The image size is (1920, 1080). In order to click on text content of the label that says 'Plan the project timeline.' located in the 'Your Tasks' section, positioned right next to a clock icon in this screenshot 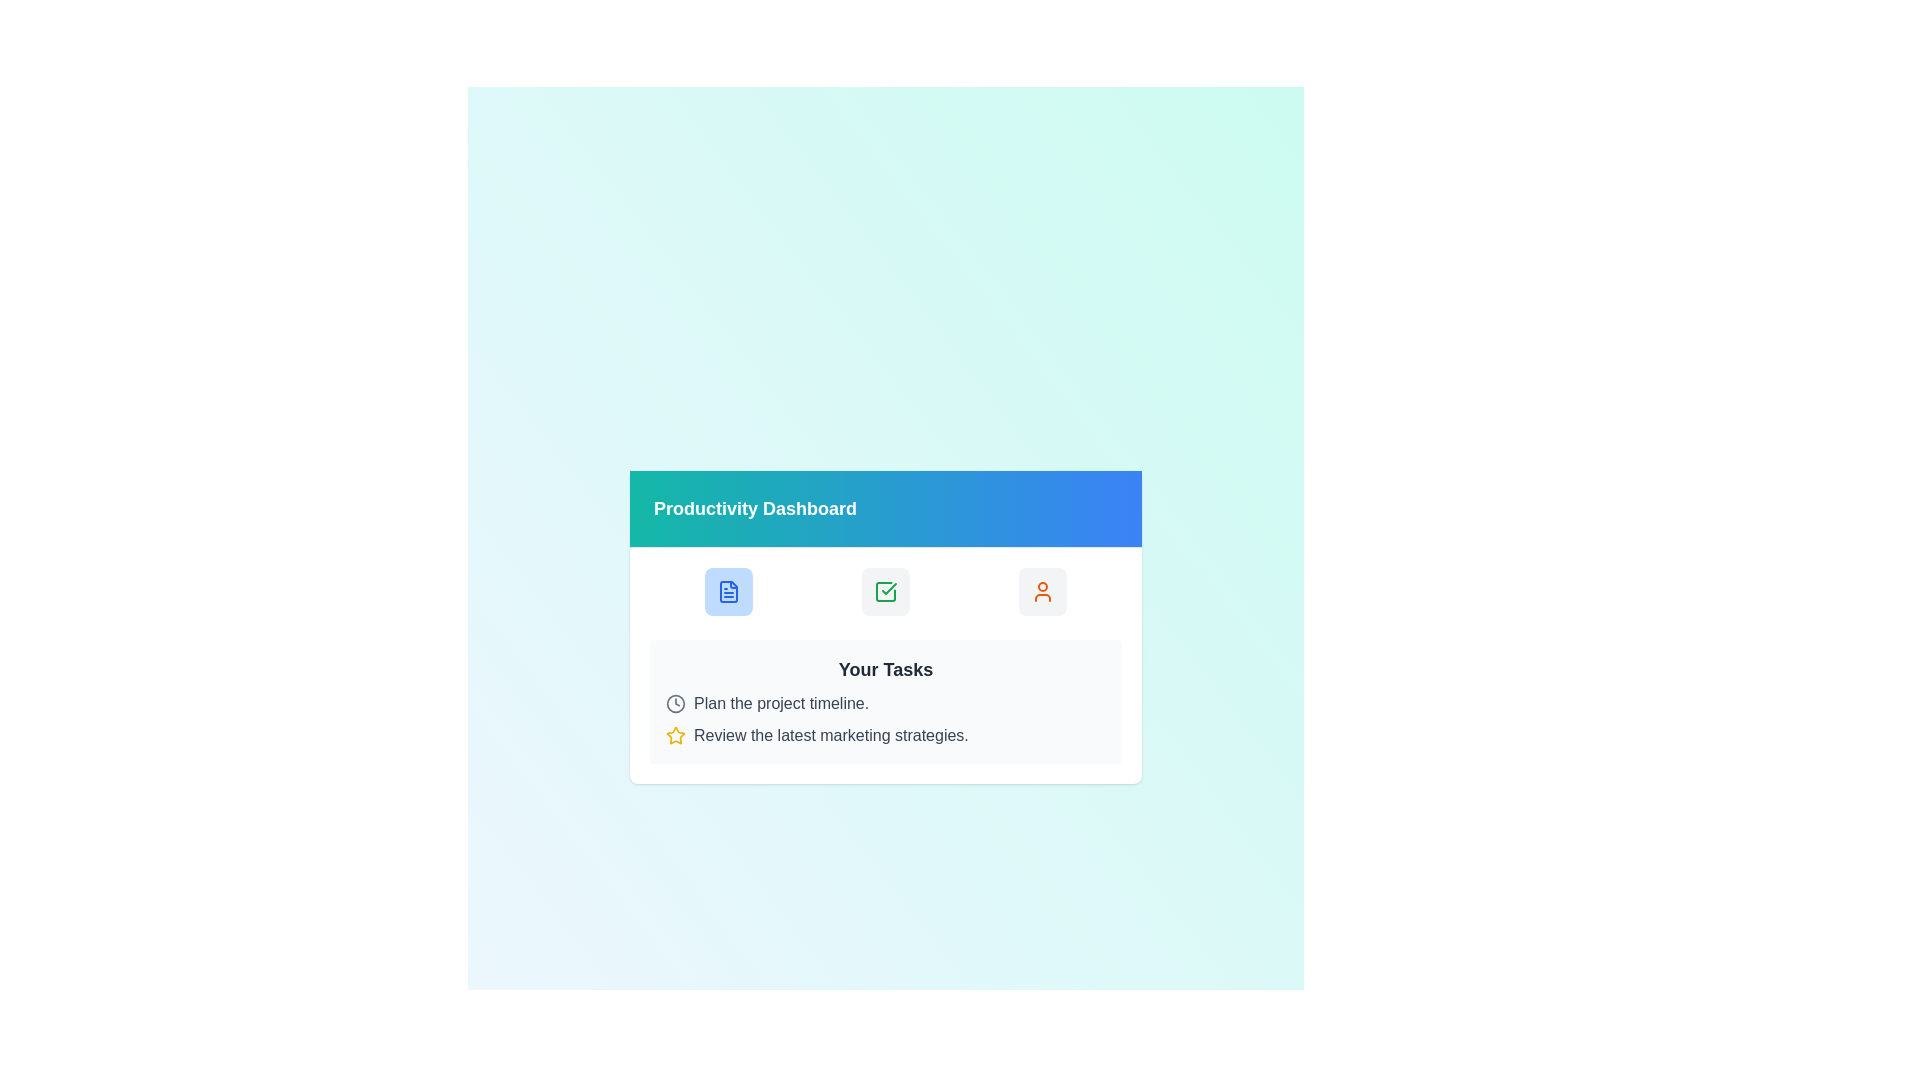, I will do `click(780, 702)`.